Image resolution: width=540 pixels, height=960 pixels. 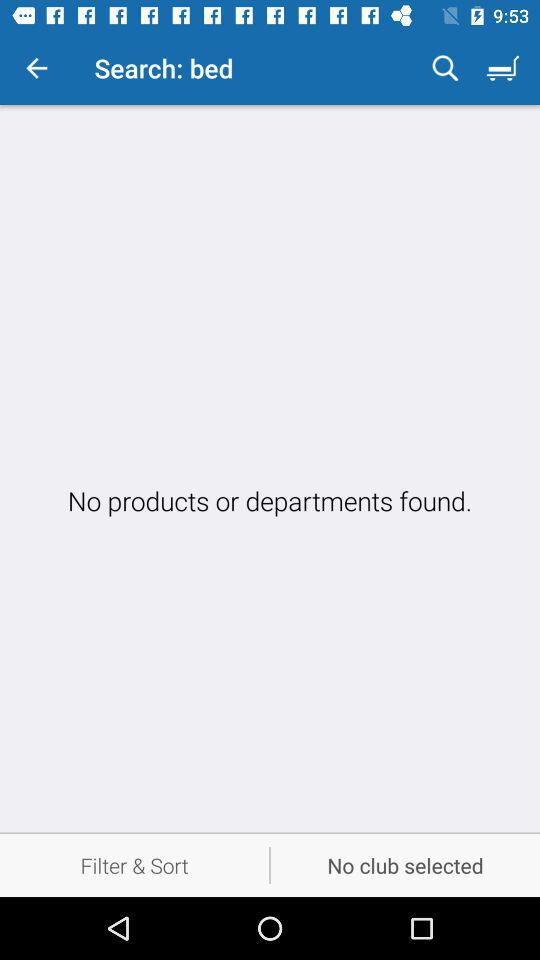 What do you see at coordinates (36, 68) in the screenshot?
I see `the item next to the search: bed icon` at bounding box center [36, 68].